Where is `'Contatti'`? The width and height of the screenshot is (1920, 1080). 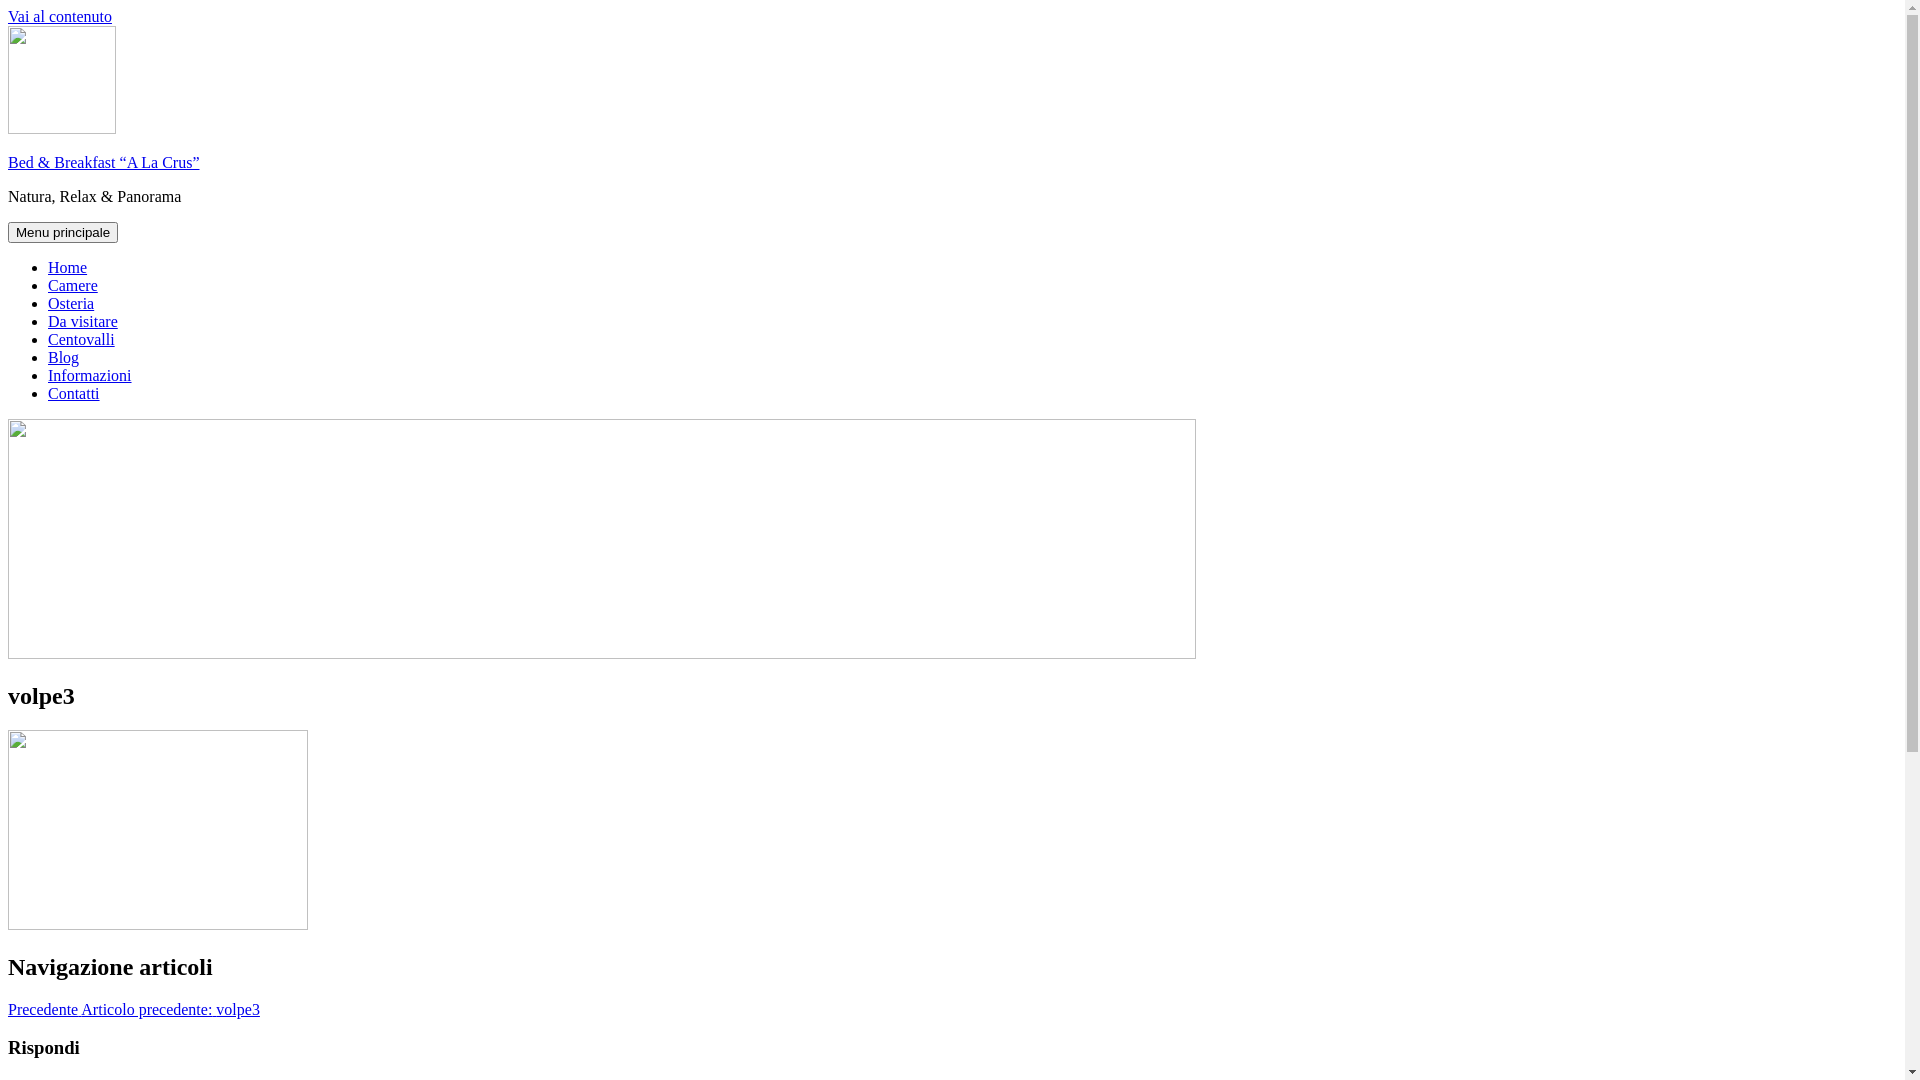 'Contatti' is located at coordinates (73, 393).